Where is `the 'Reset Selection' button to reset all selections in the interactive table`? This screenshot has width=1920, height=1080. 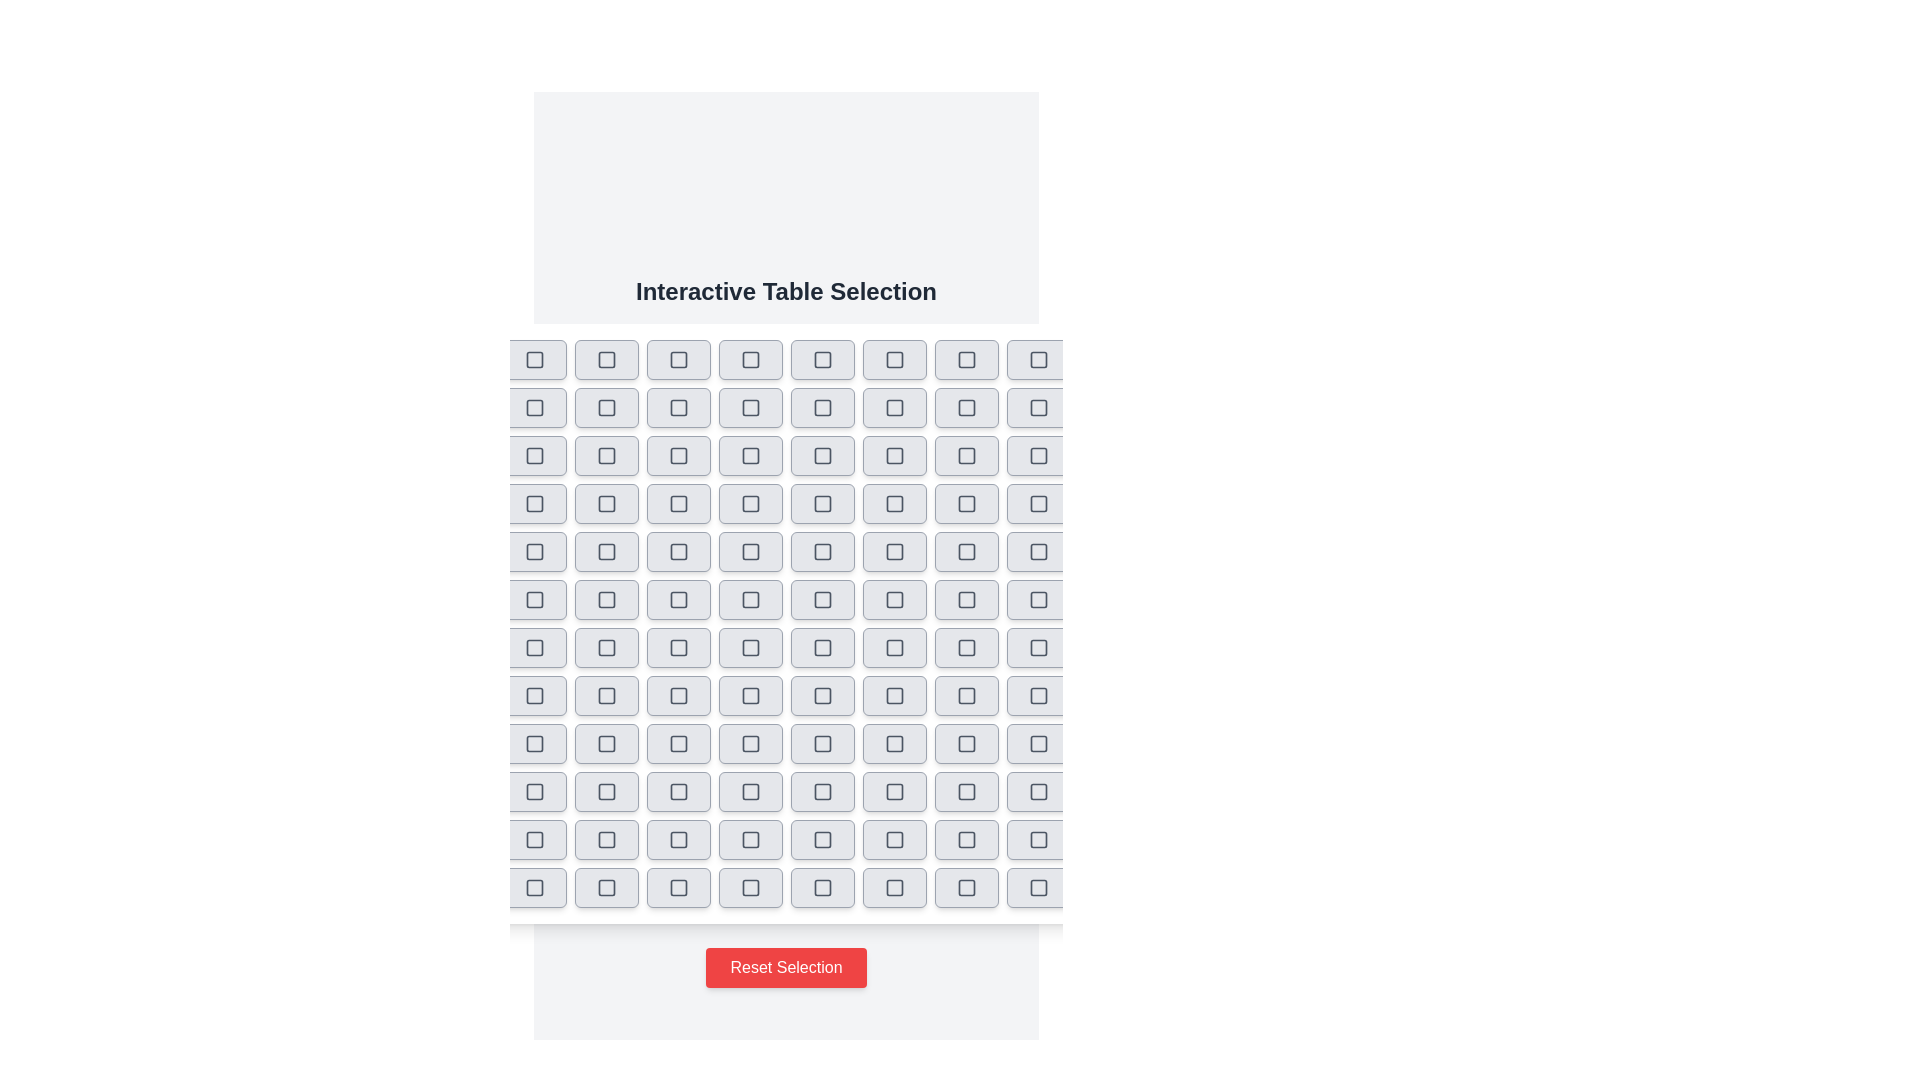 the 'Reset Selection' button to reset all selections in the interactive table is located at coordinates (785, 967).